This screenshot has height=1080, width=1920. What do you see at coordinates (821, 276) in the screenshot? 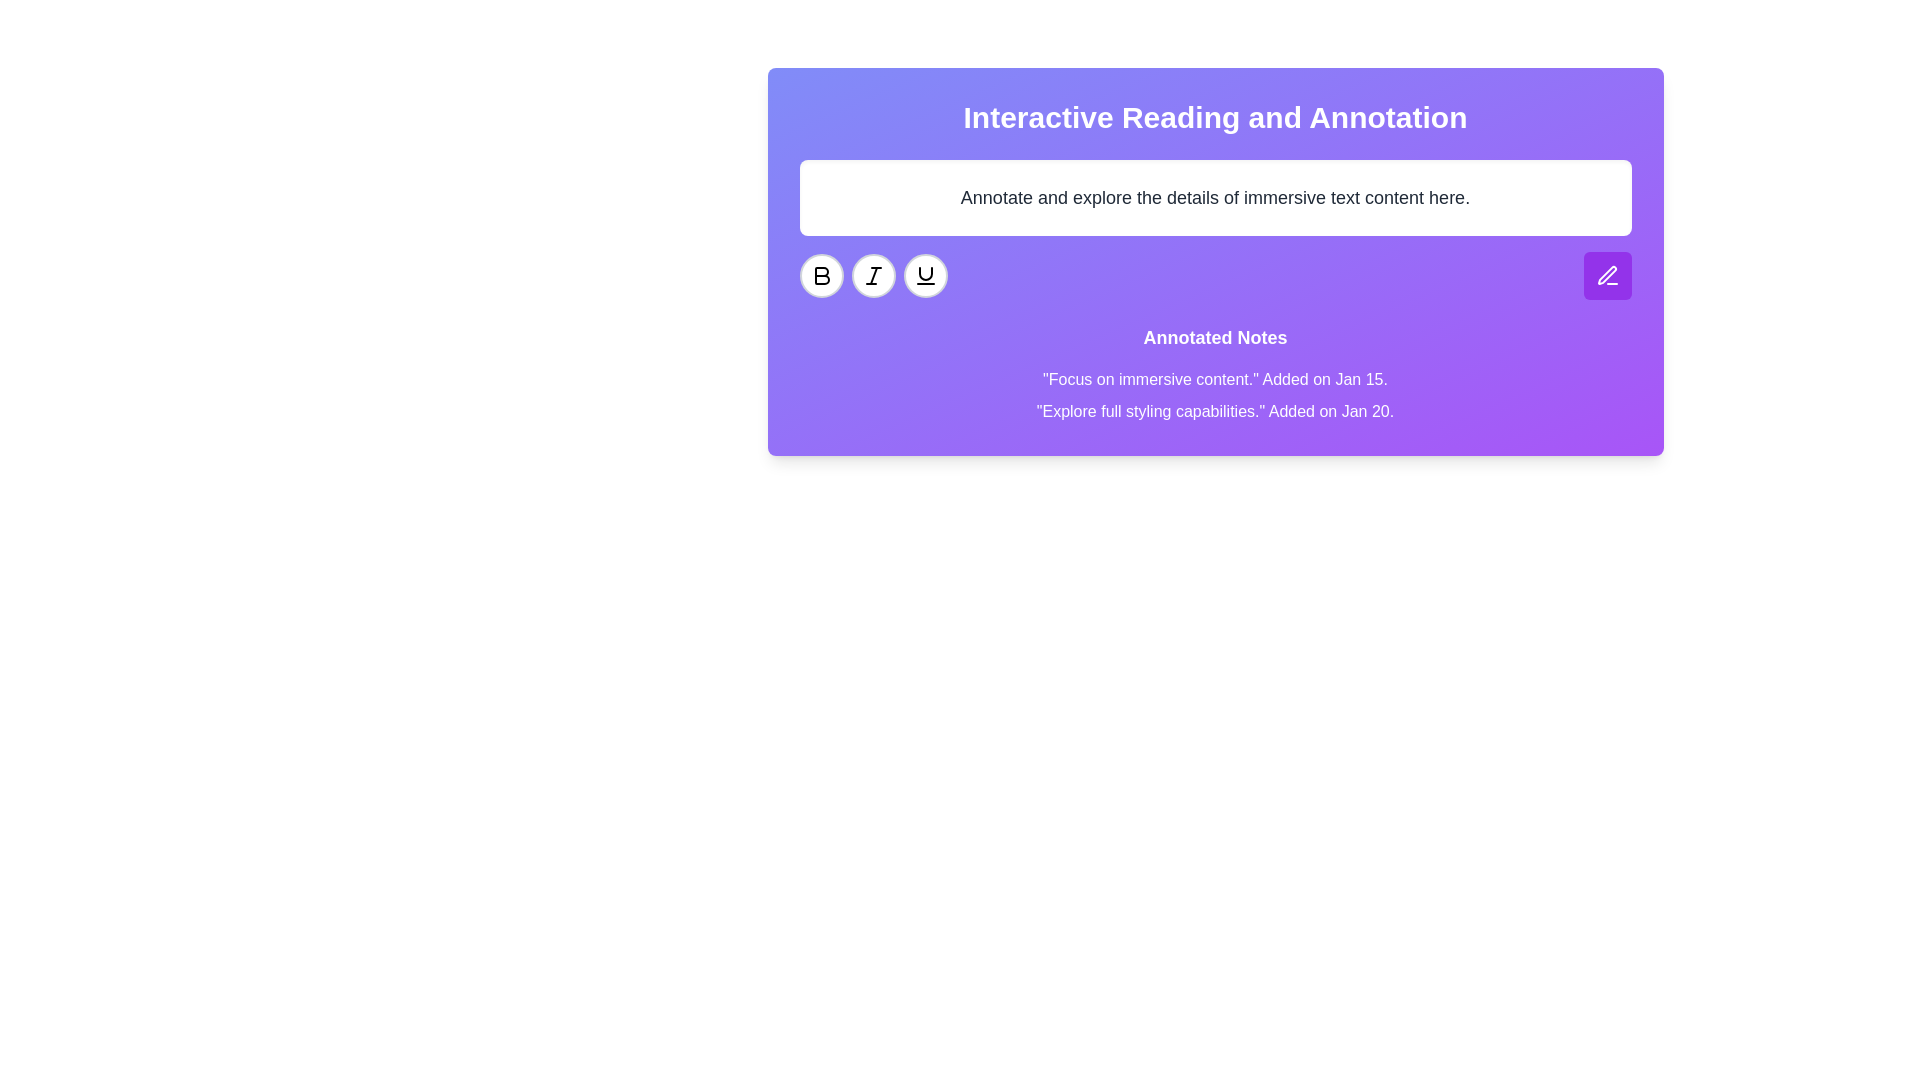
I see `the bold formatting icon located in the toolbar beneath the main text input area` at bounding box center [821, 276].